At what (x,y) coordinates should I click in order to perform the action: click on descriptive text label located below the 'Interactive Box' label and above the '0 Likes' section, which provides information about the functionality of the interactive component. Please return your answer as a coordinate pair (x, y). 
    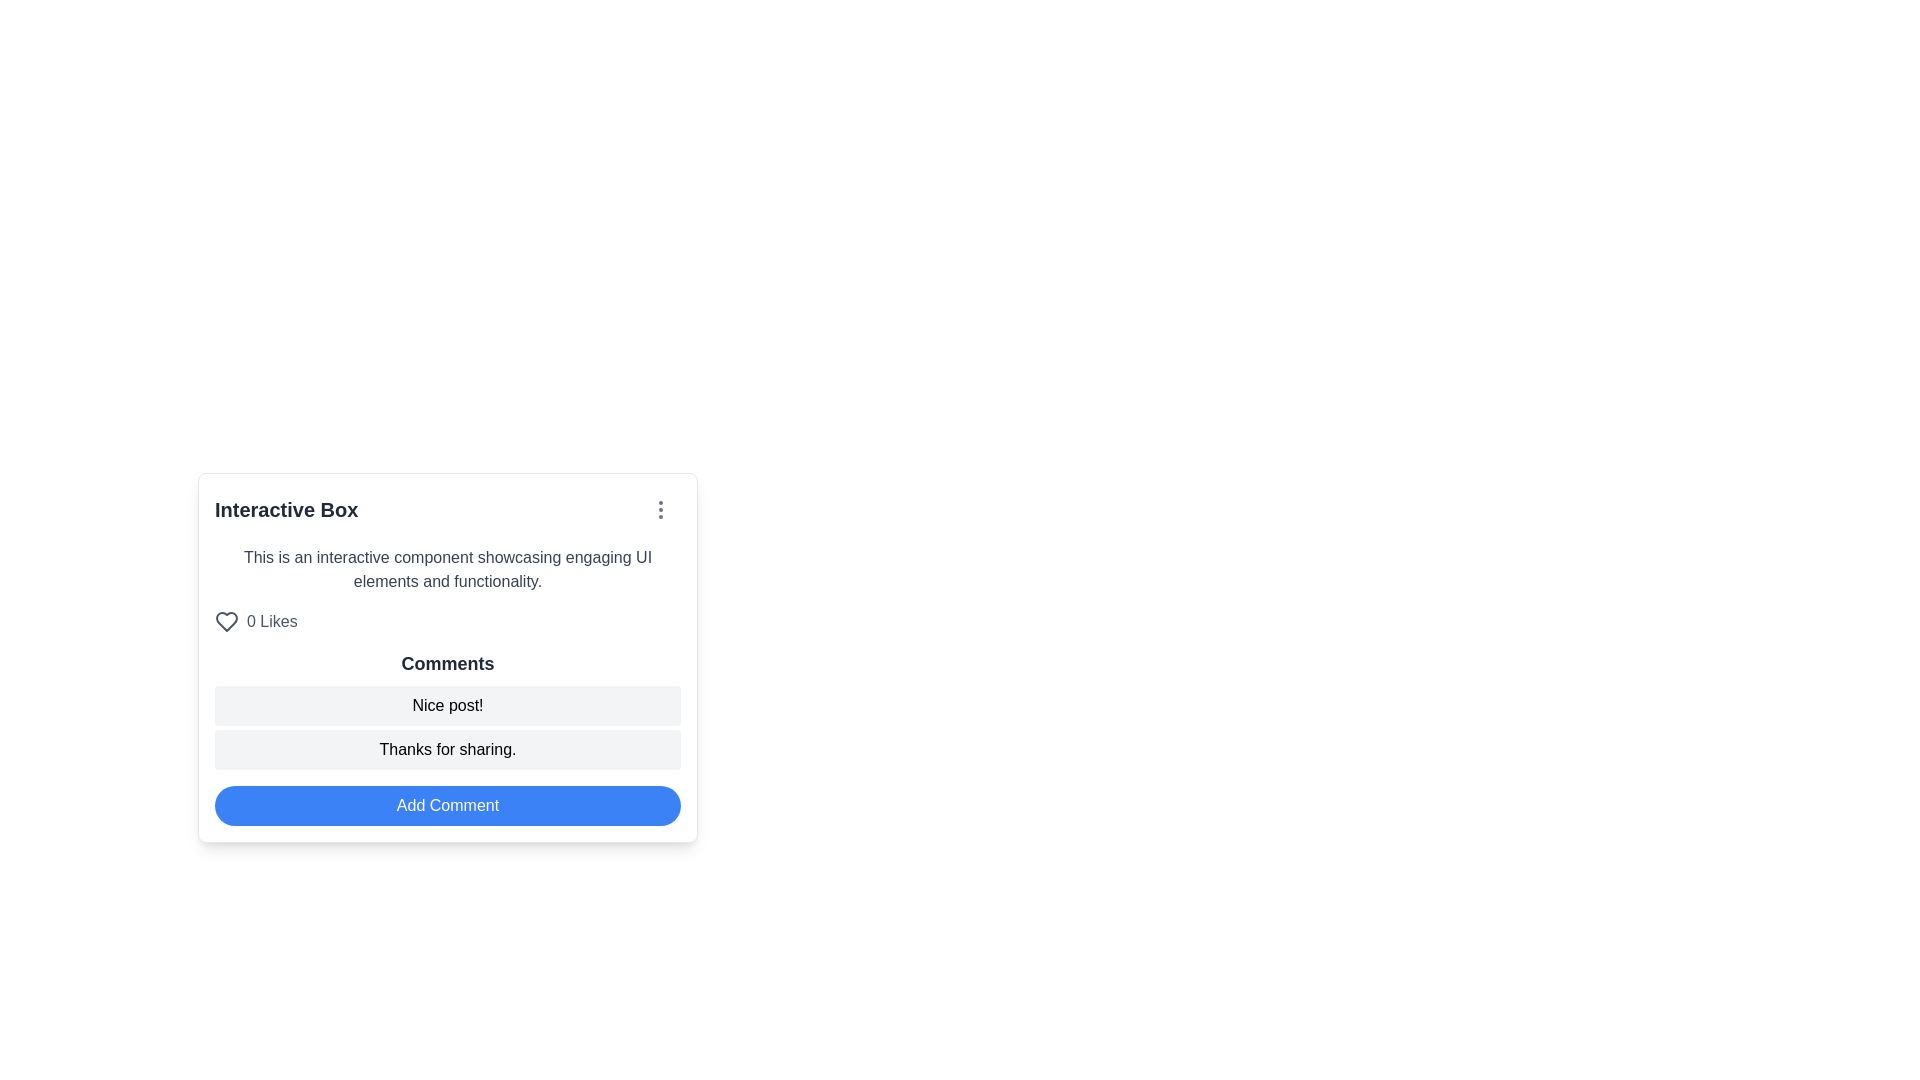
    Looking at the image, I should click on (446, 570).